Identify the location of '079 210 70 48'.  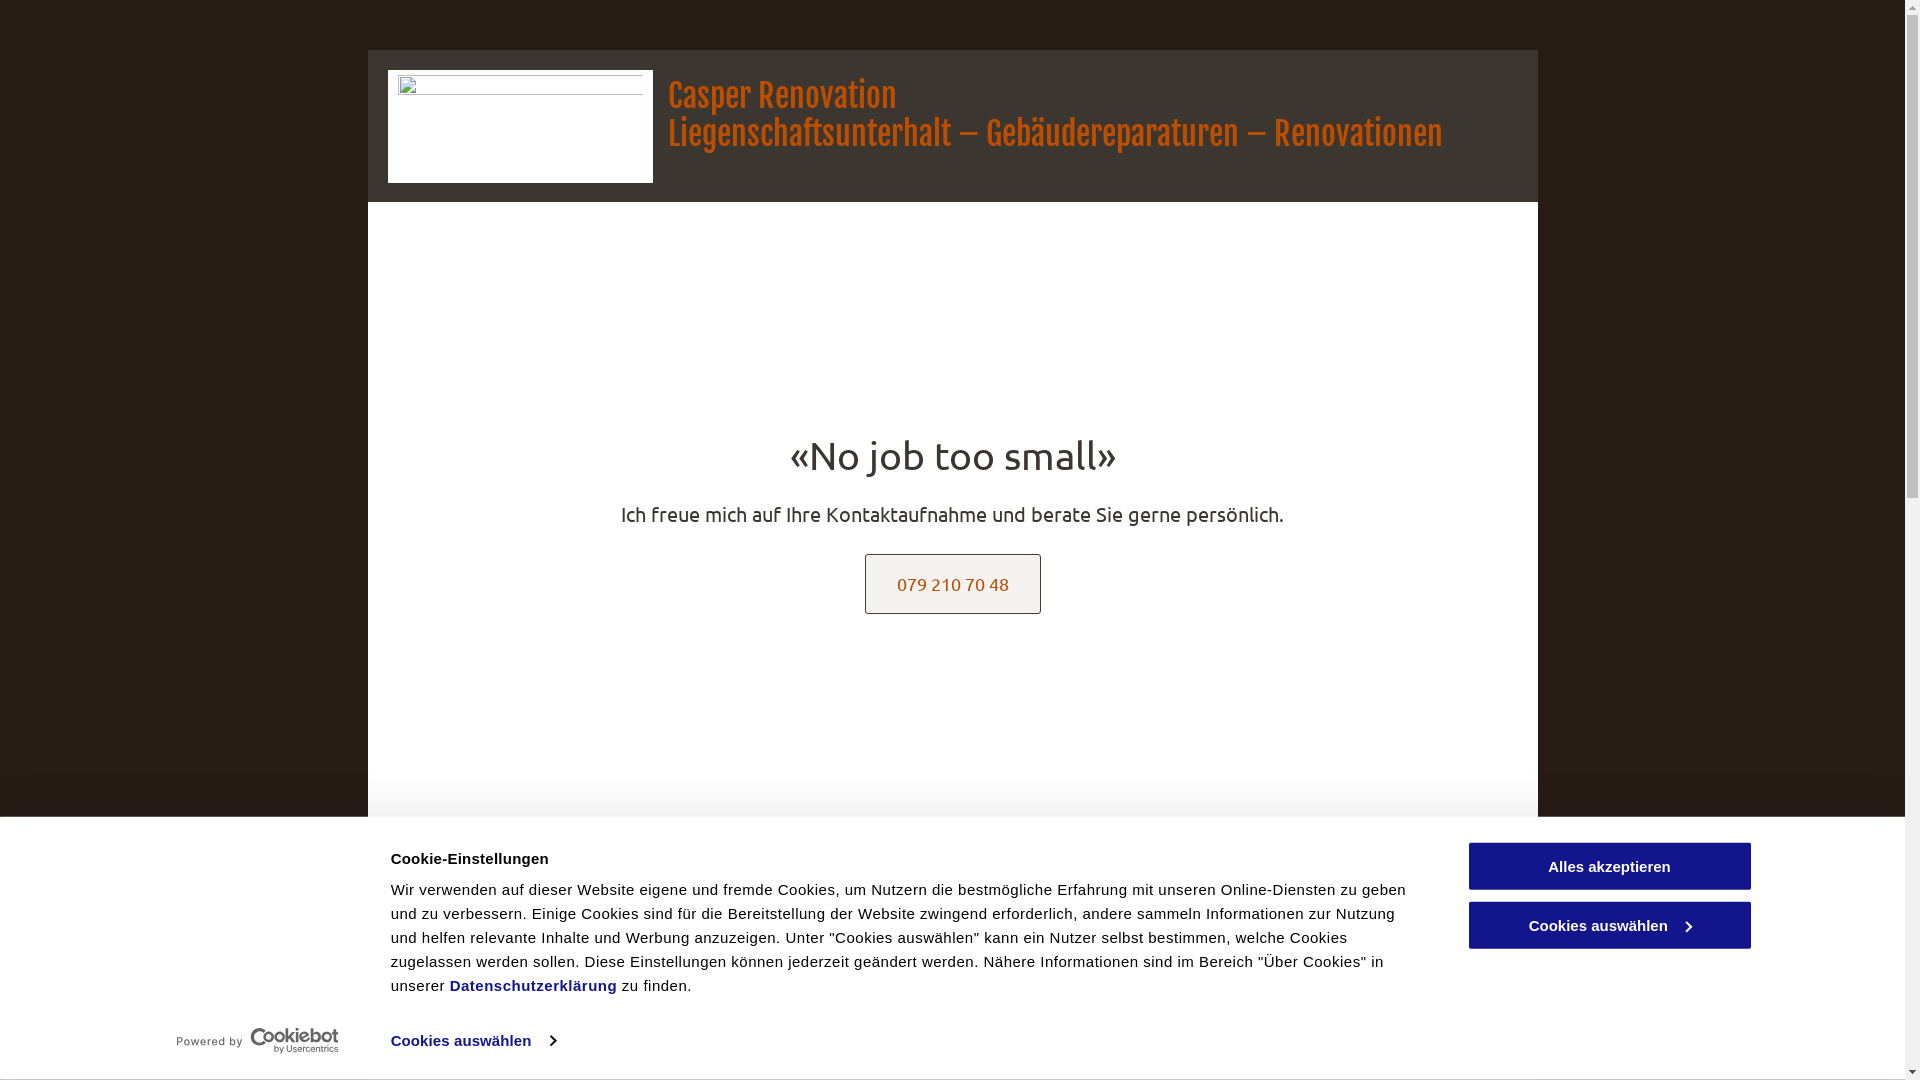
(950, 583).